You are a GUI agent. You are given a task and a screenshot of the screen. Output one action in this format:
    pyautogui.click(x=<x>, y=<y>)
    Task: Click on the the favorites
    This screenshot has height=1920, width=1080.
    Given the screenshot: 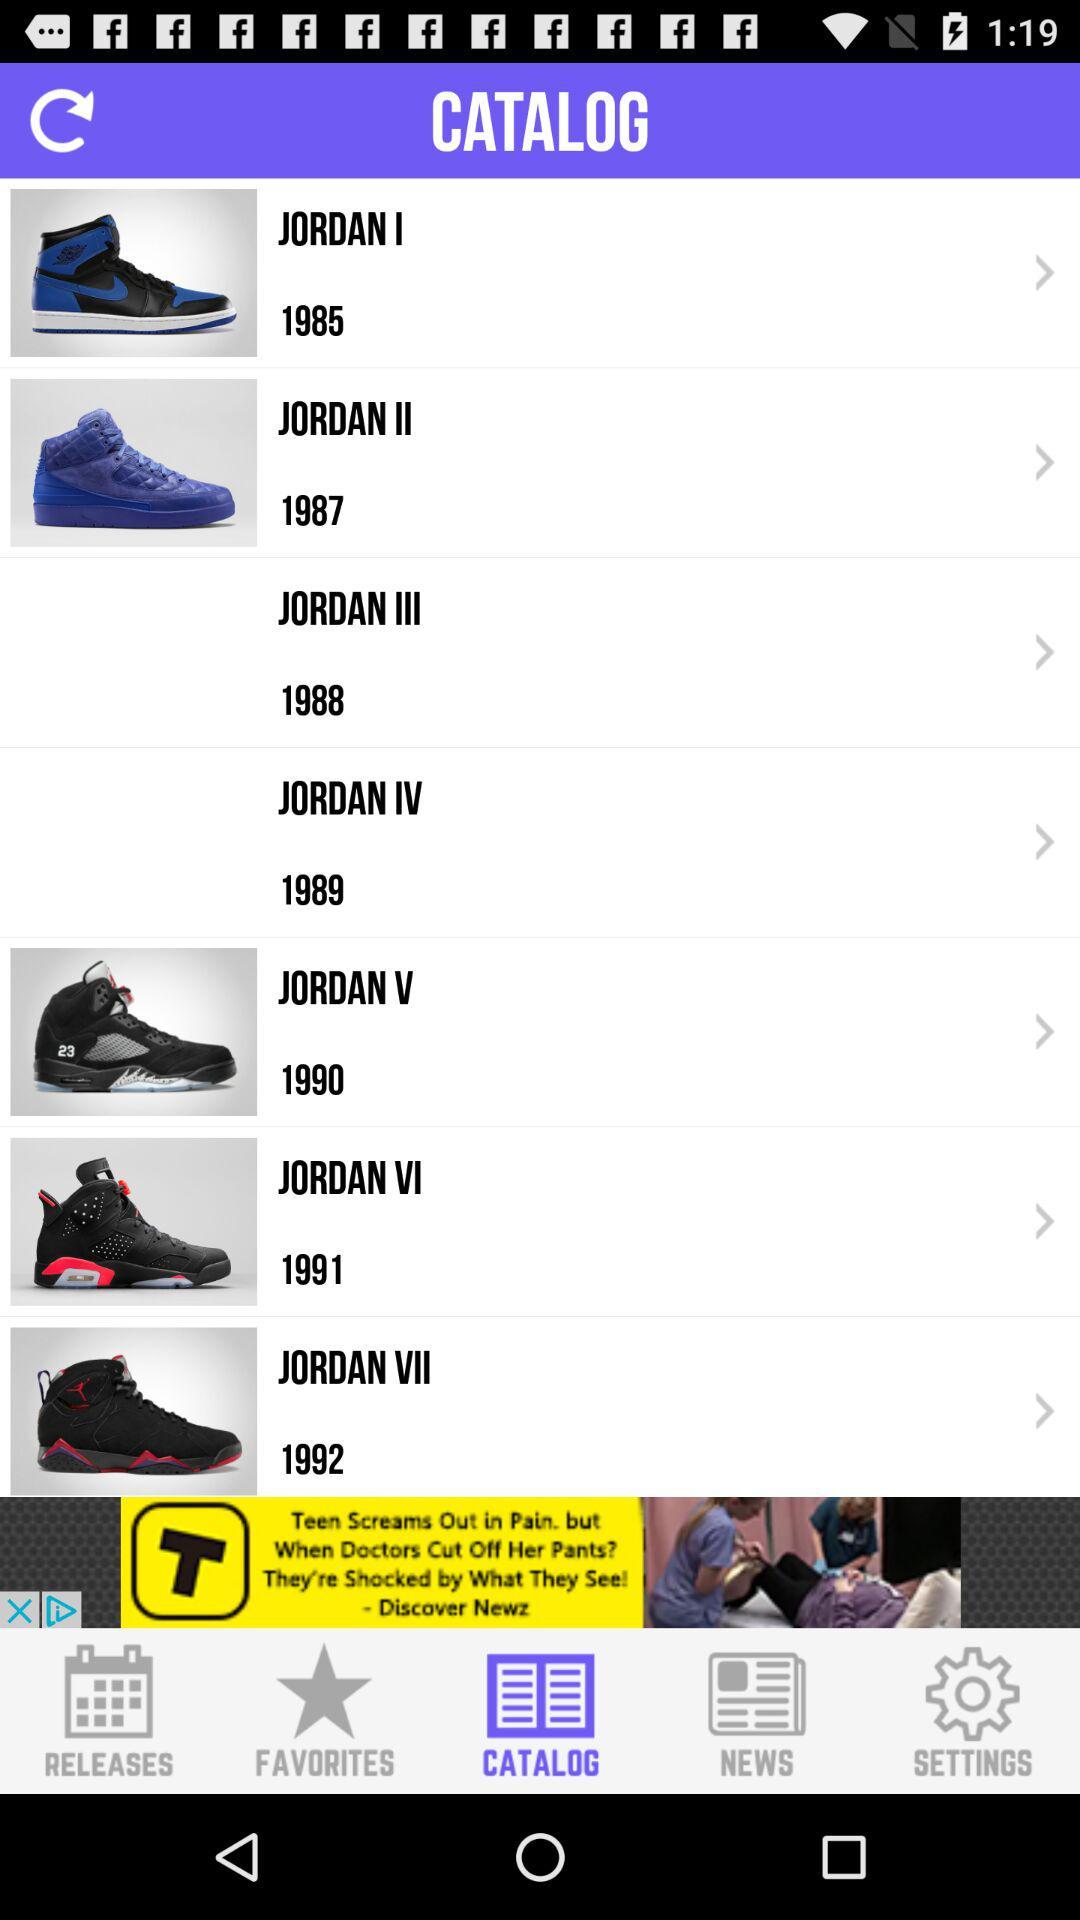 What is the action you would take?
    pyautogui.click(x=323, y=1710)
    